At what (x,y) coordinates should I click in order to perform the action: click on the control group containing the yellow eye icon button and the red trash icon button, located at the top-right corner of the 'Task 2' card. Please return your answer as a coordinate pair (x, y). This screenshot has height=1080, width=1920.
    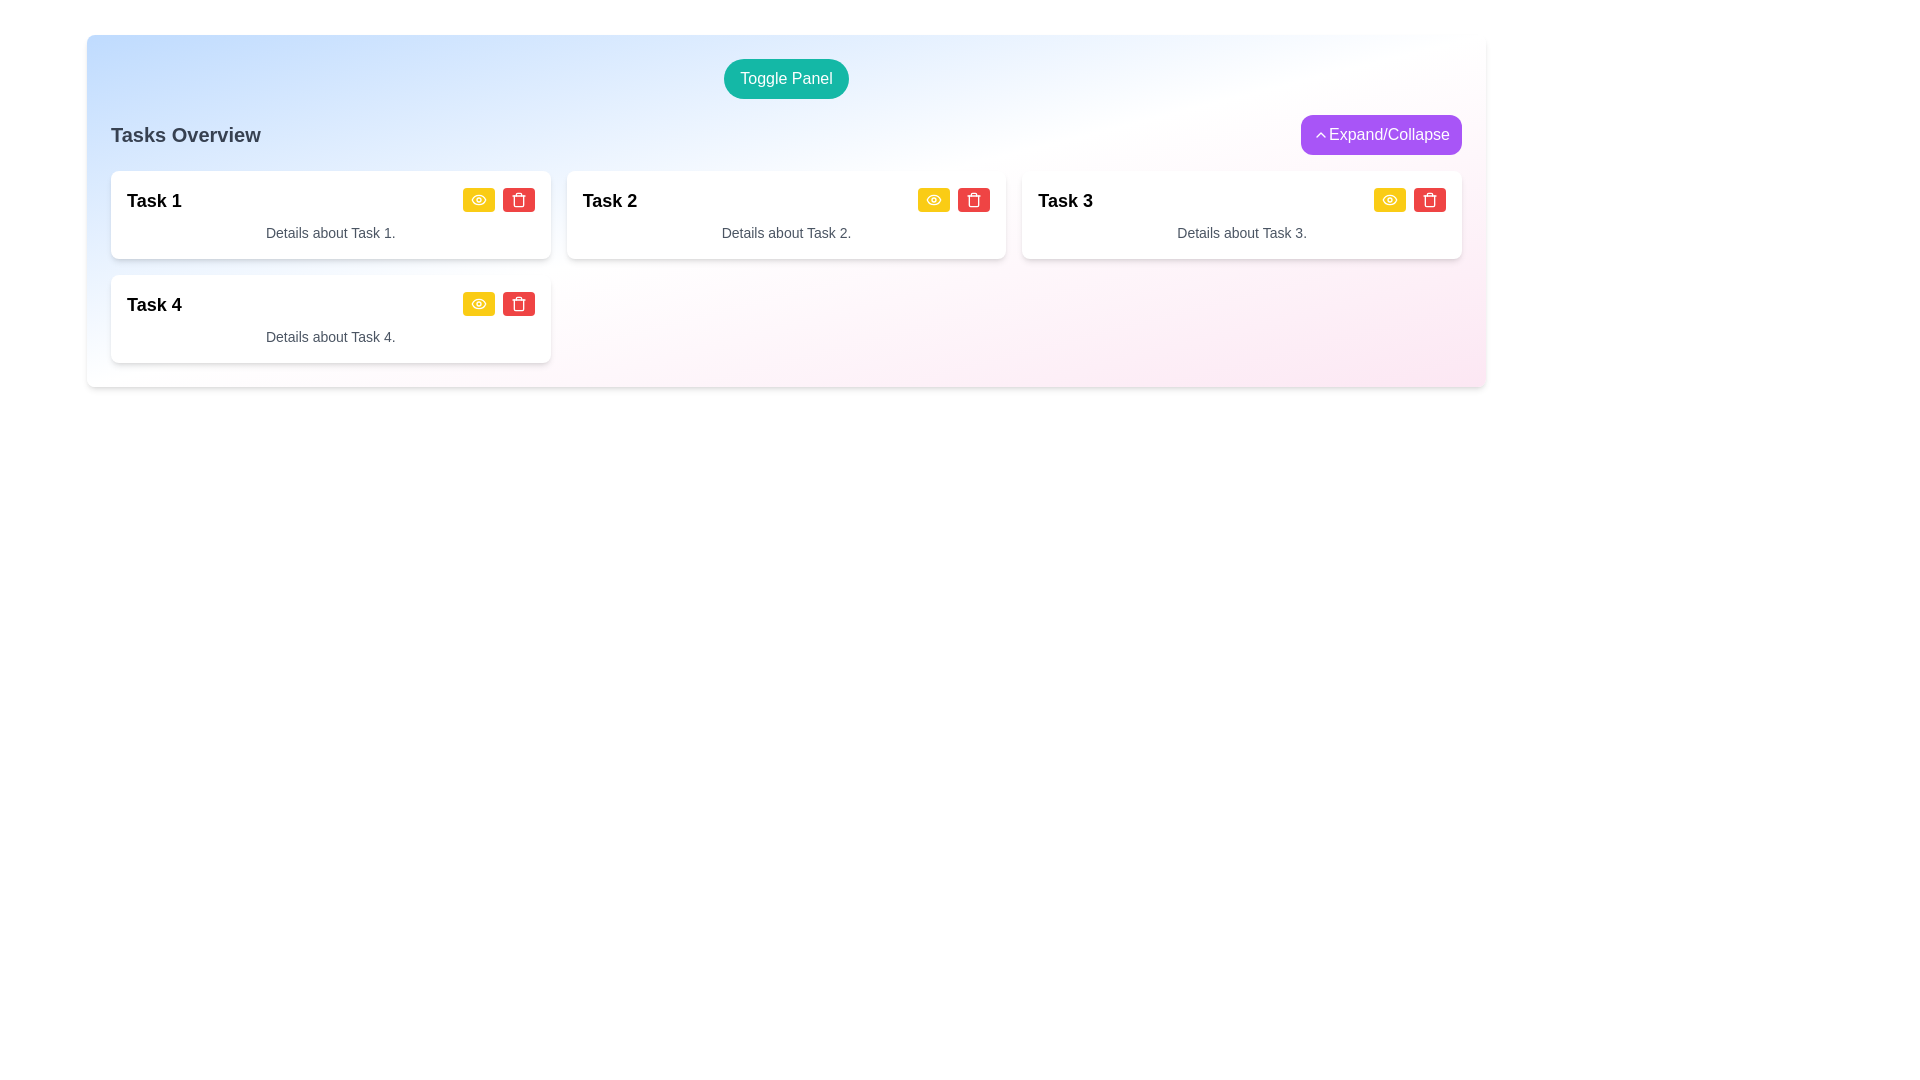
    Looking at the image, I should click on (953, 200).